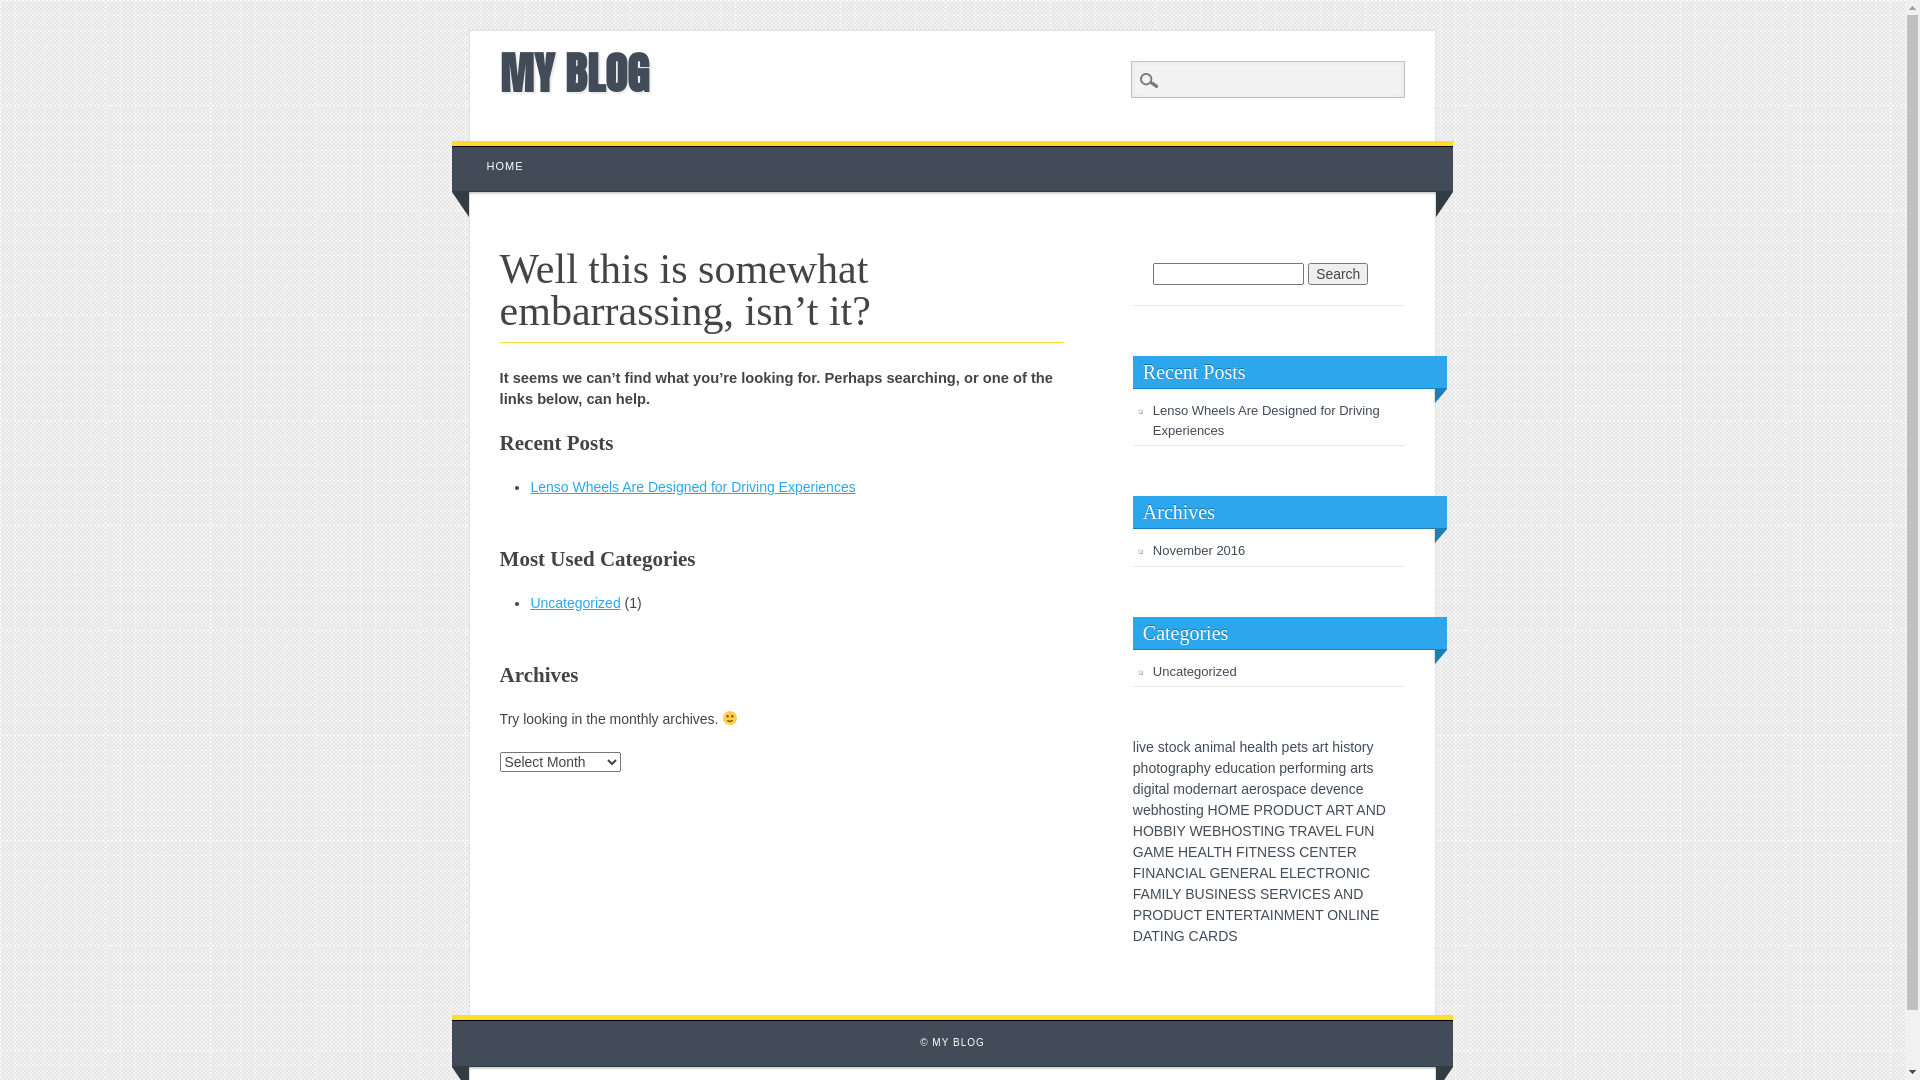  What do you see at coordinates (1289, 810) in the screenshot?
I see `'D'` at bounding box center [1289, 810].